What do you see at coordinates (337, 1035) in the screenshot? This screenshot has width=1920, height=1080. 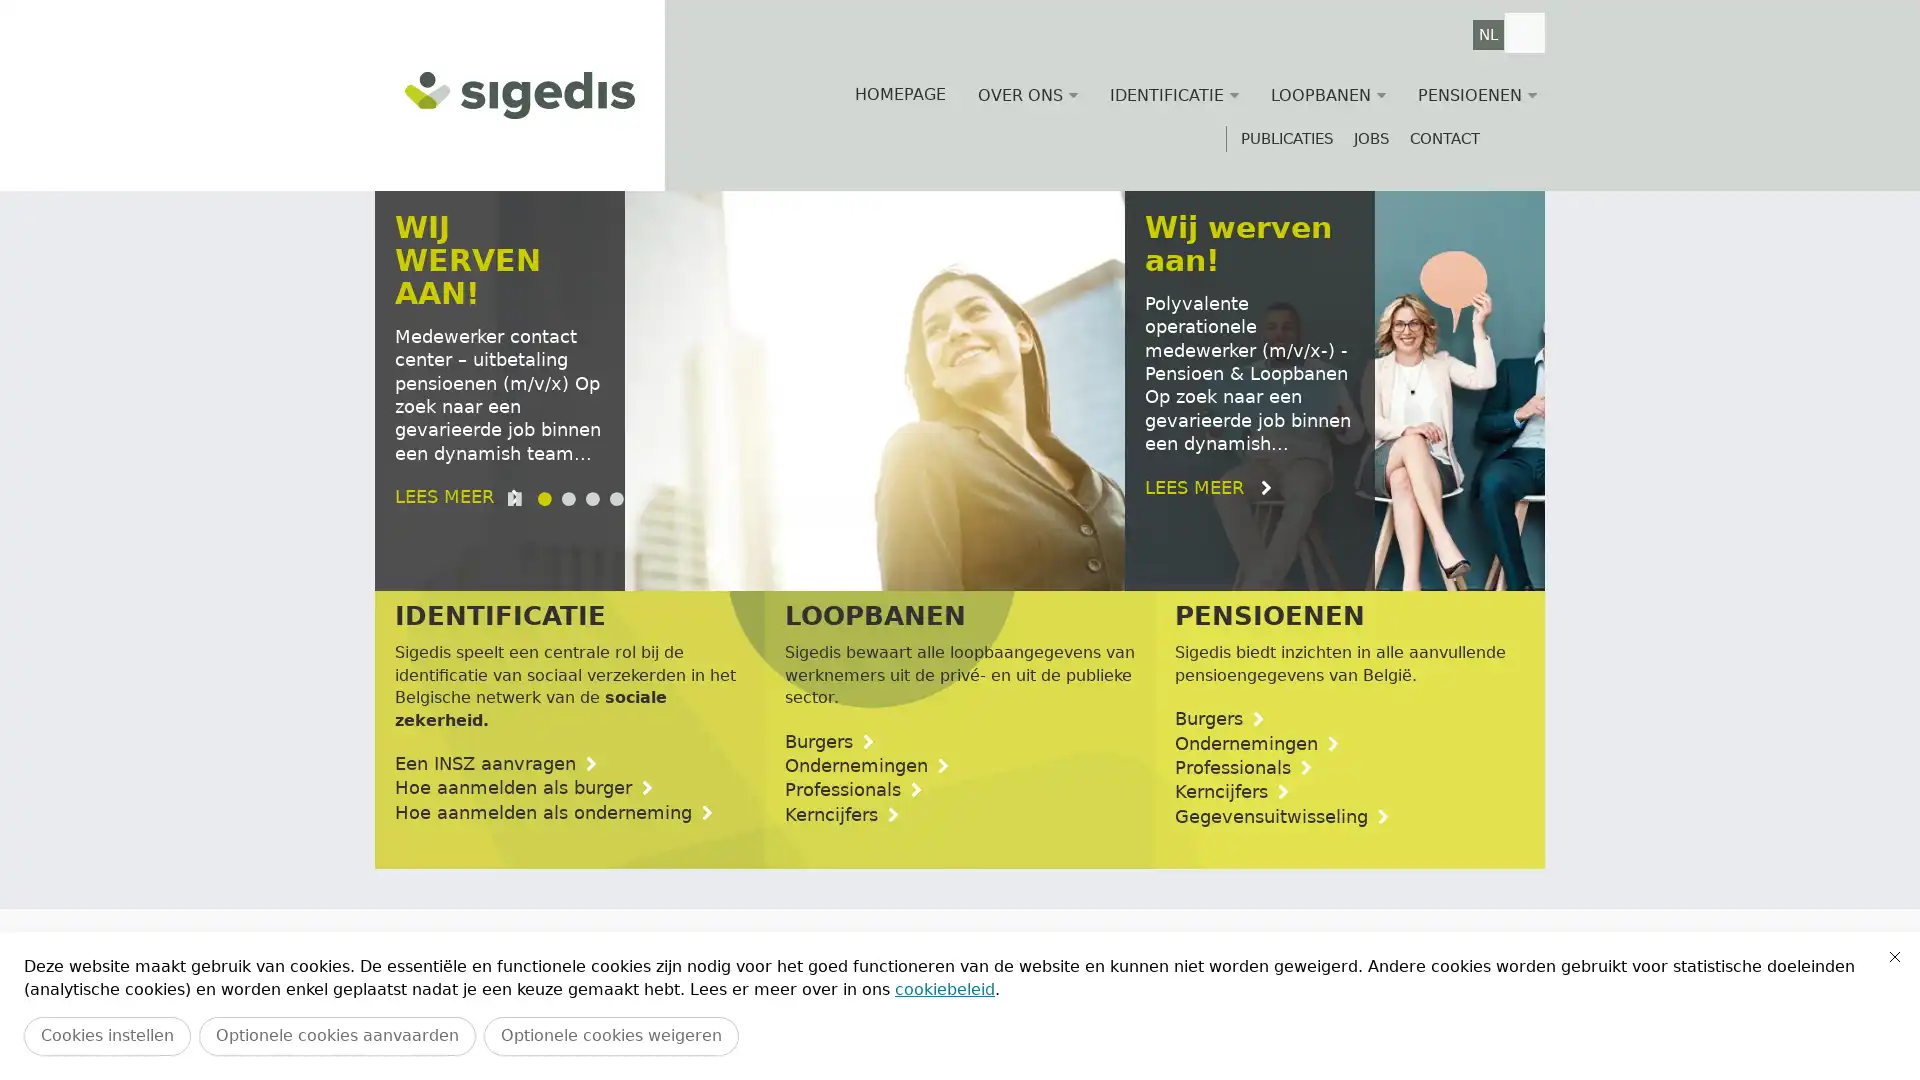 I see `Optionele cookies aanvaarden` at bounding box center [337, 1035].